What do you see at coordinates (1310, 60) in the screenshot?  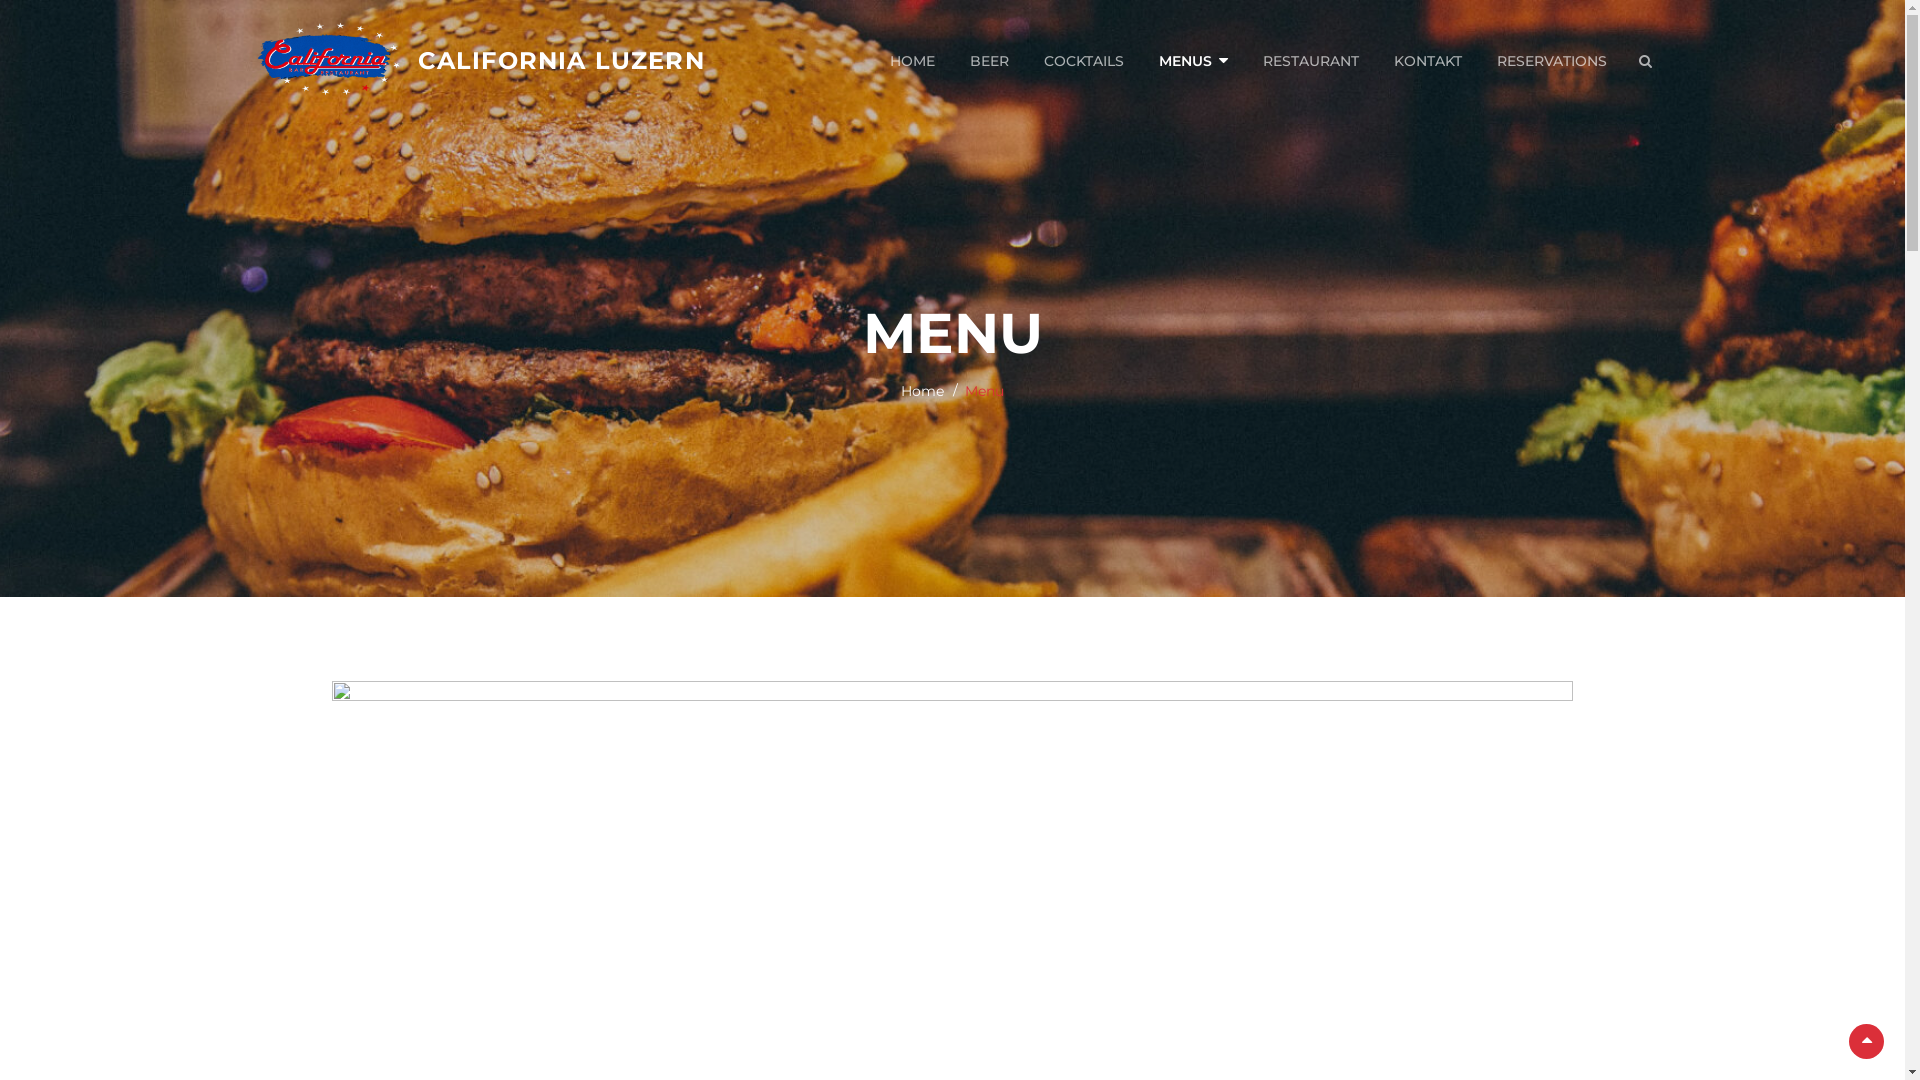 I see `'RESTAURANT'` at bounding box center [1310, 60].